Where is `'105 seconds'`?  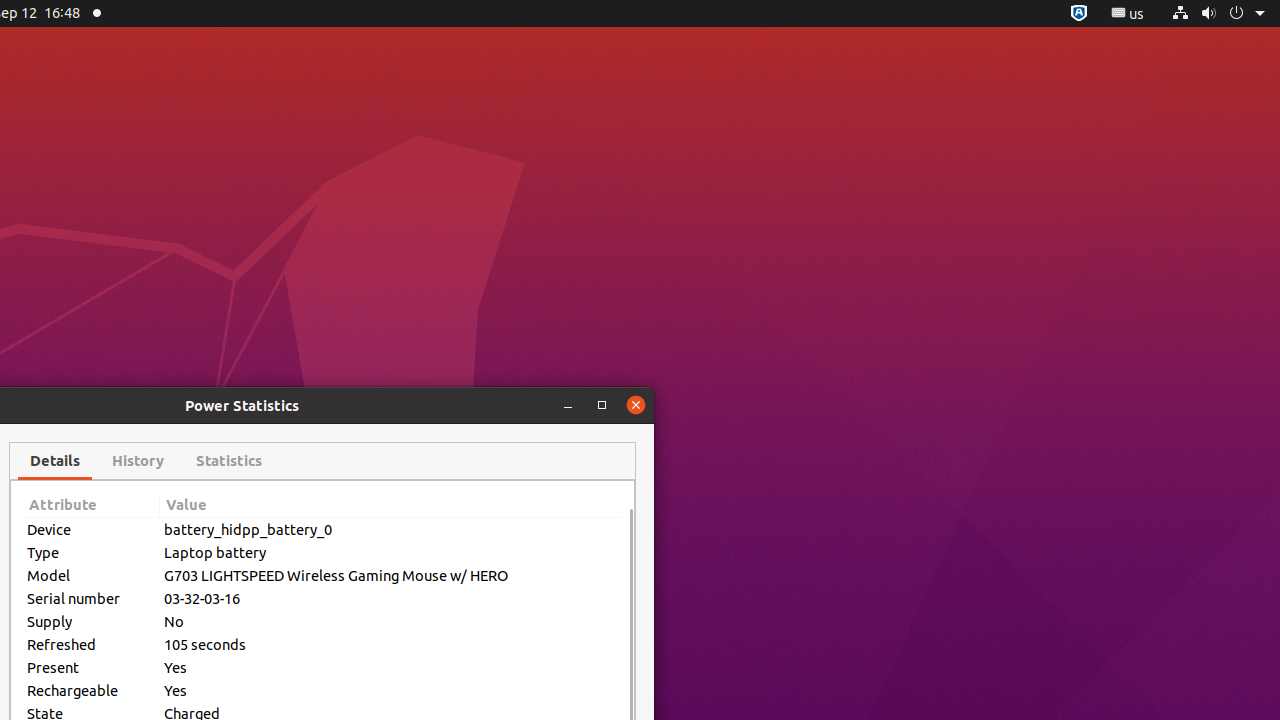
'105 seconds' is located at coordinates (391, 644).